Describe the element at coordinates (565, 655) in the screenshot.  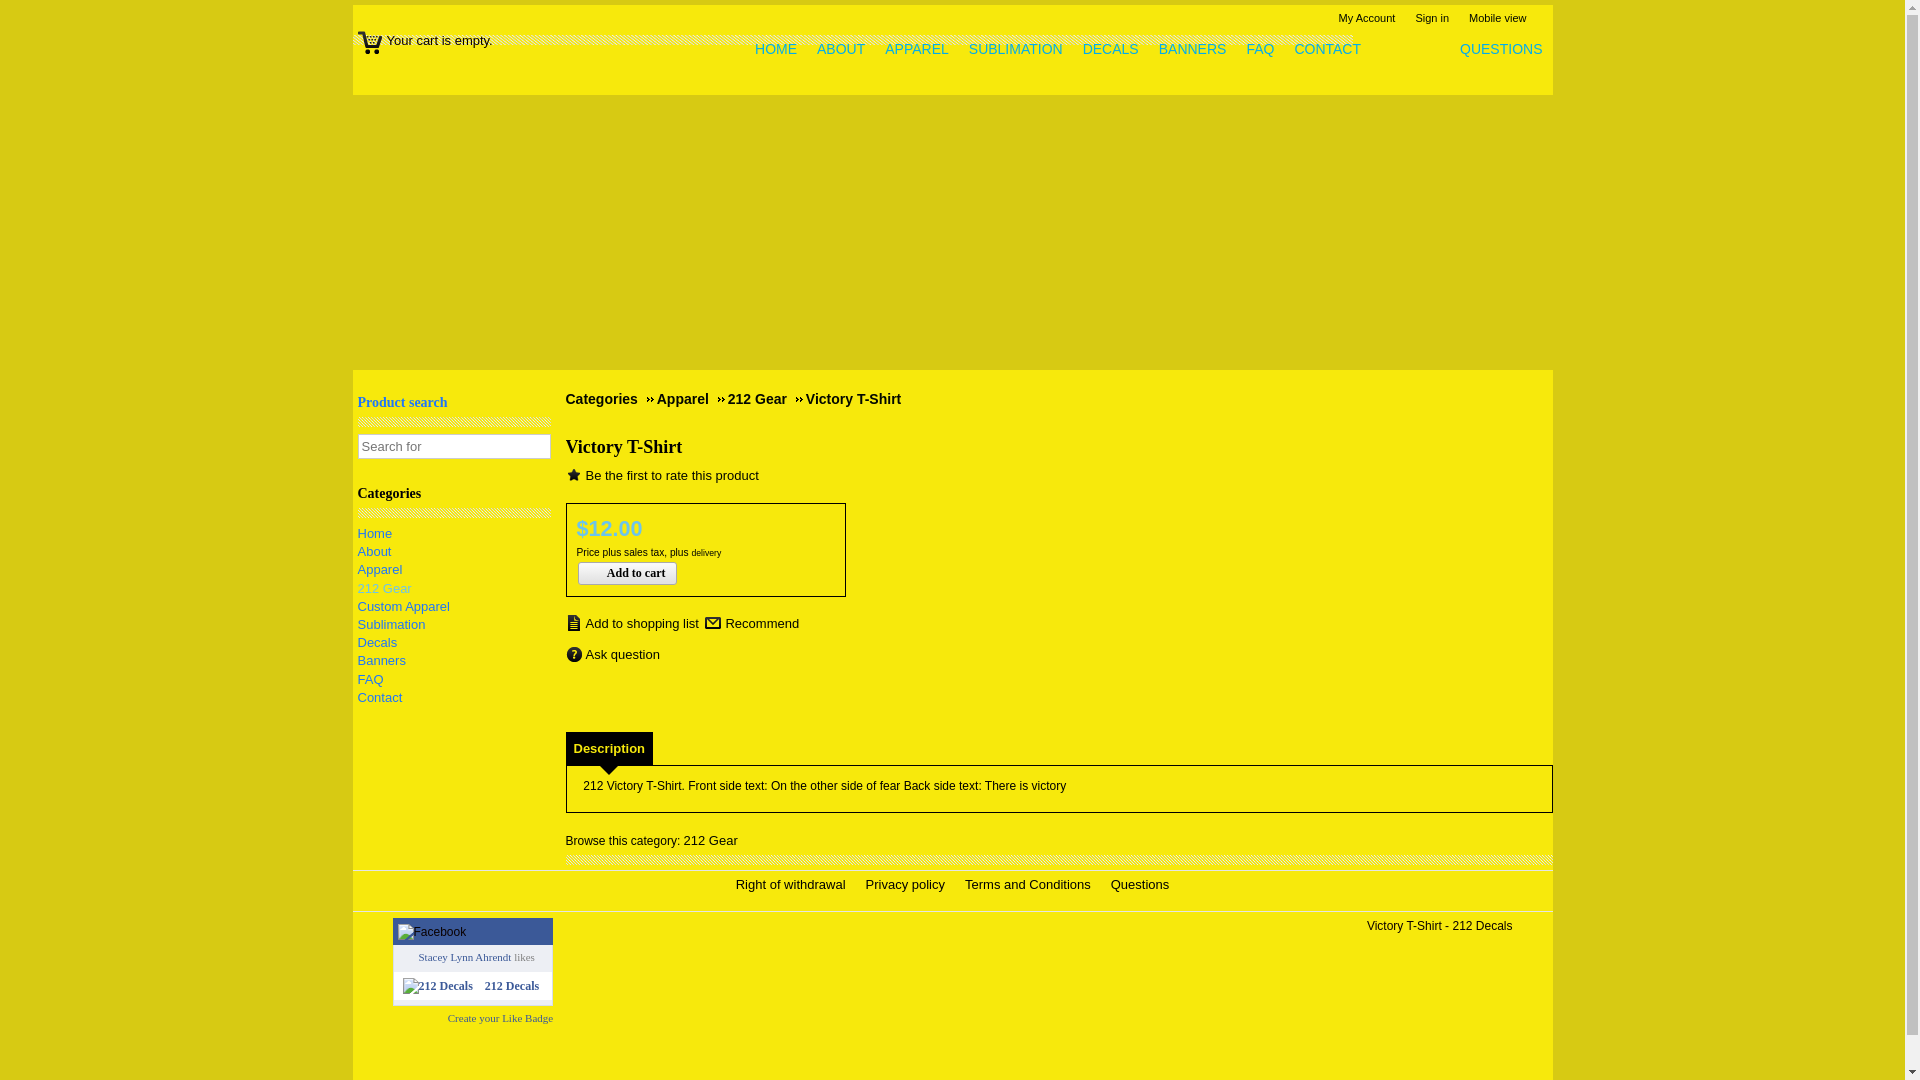
I see `'Ask question'` at that location.